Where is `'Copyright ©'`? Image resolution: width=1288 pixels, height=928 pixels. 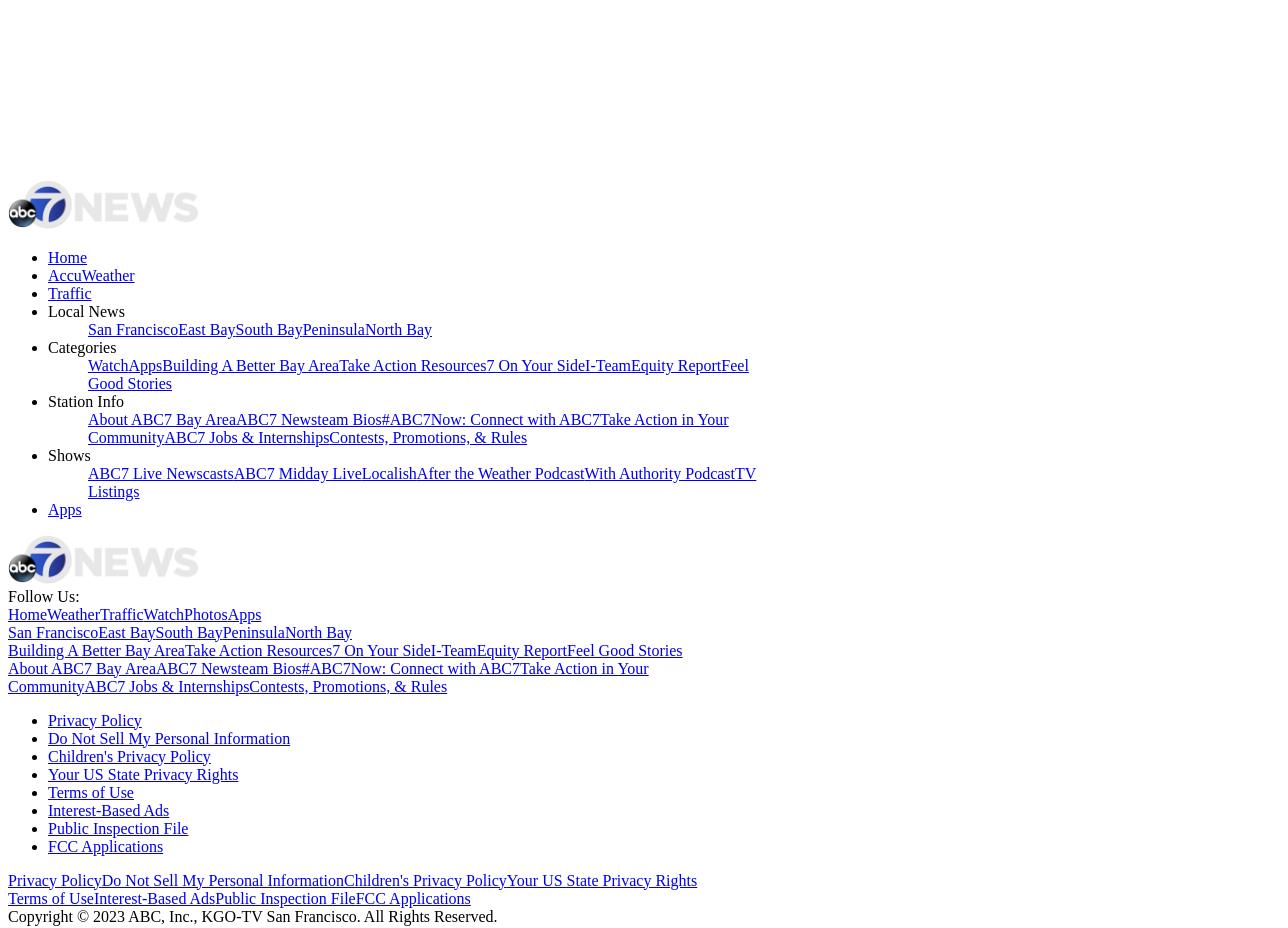 'Copyright ©' is located at coordinates (49, 915).